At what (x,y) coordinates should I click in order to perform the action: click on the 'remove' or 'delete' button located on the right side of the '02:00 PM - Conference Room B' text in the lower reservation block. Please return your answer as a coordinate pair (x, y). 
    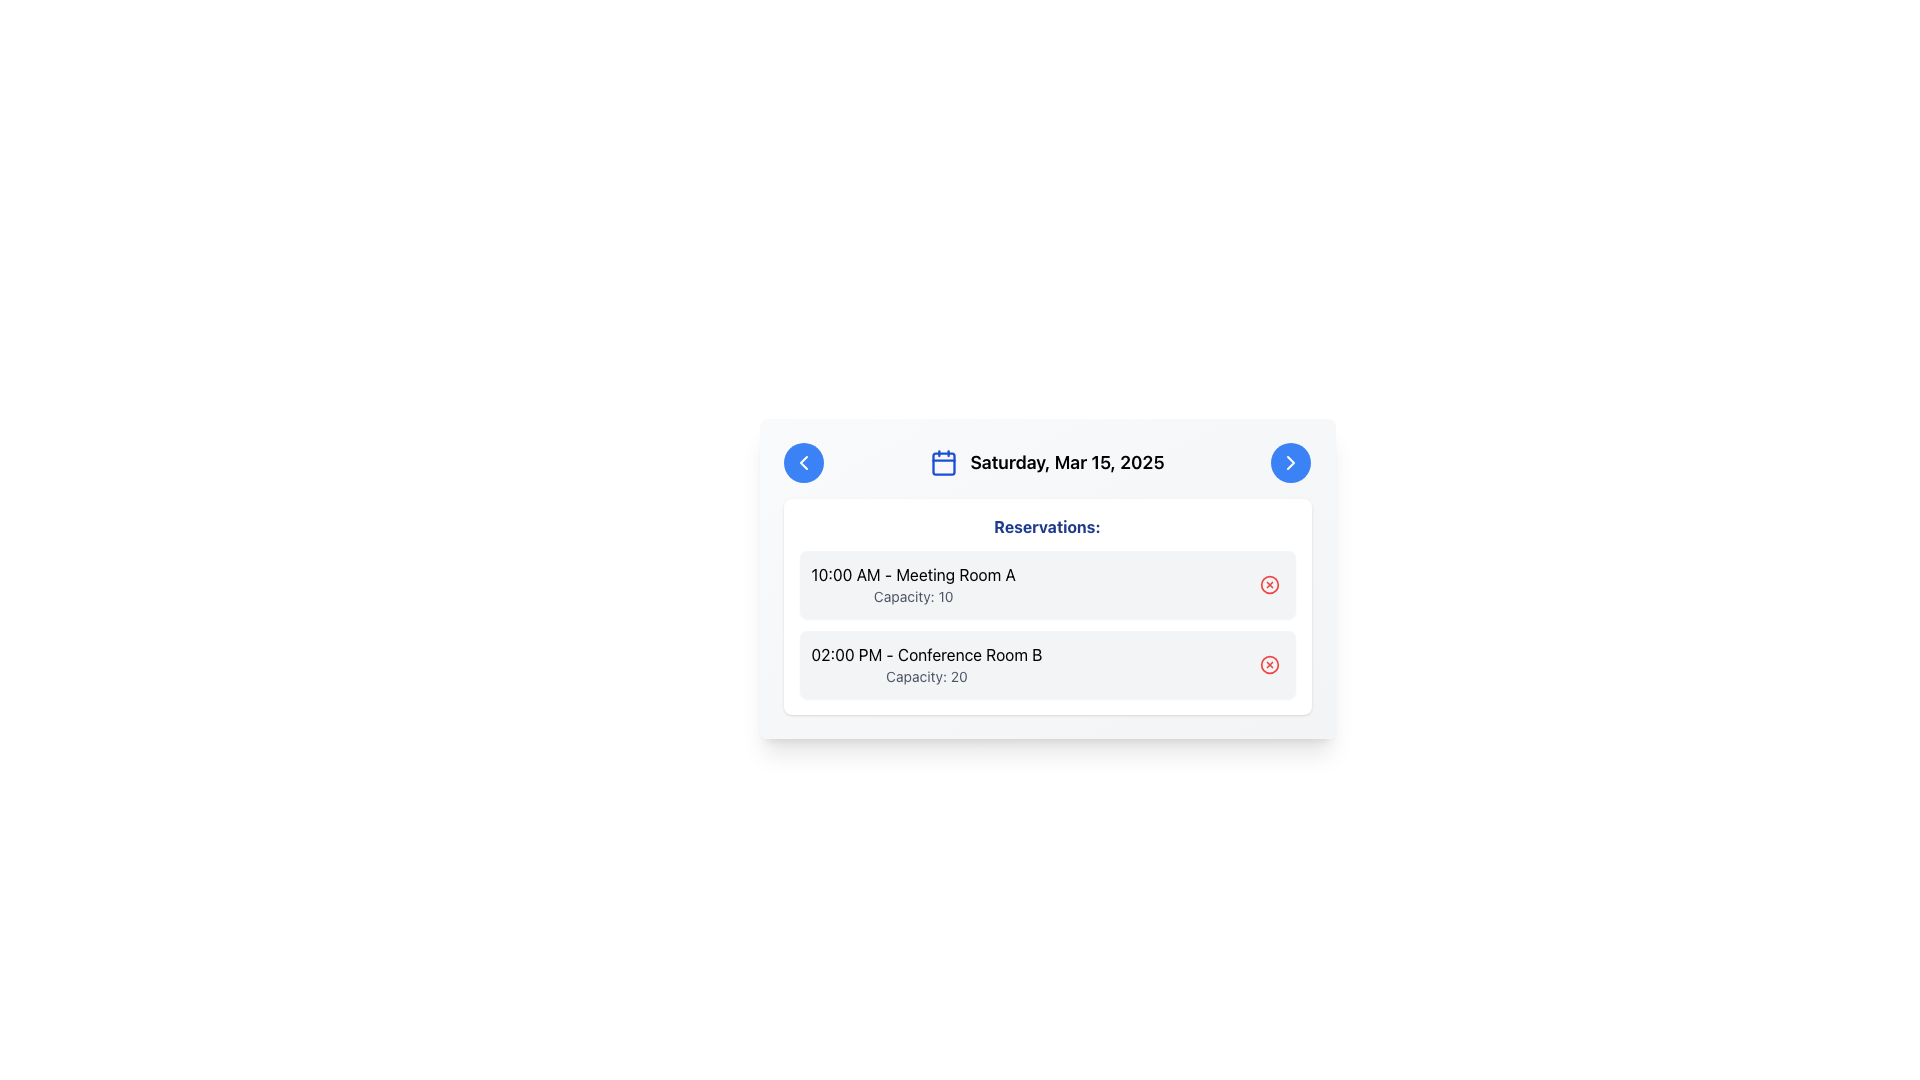
    Looking at the image, I should click on (1268, 664).